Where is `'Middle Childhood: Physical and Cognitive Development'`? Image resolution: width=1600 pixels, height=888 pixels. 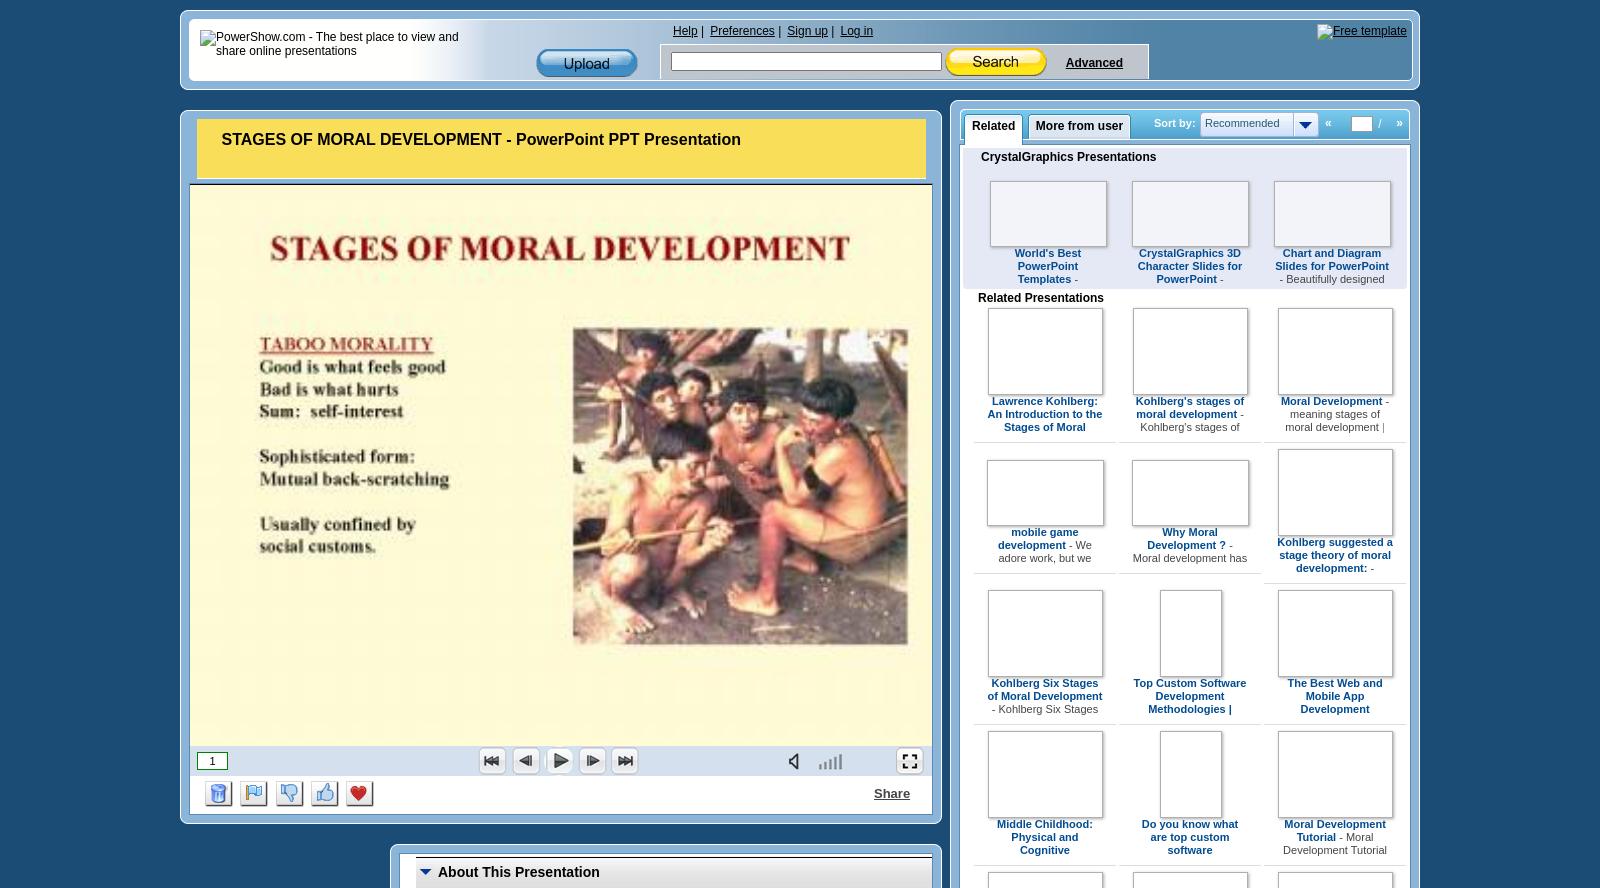
'Middle Childhood: Physical and Cognitive Development' is located at coordinates (1044, 842).